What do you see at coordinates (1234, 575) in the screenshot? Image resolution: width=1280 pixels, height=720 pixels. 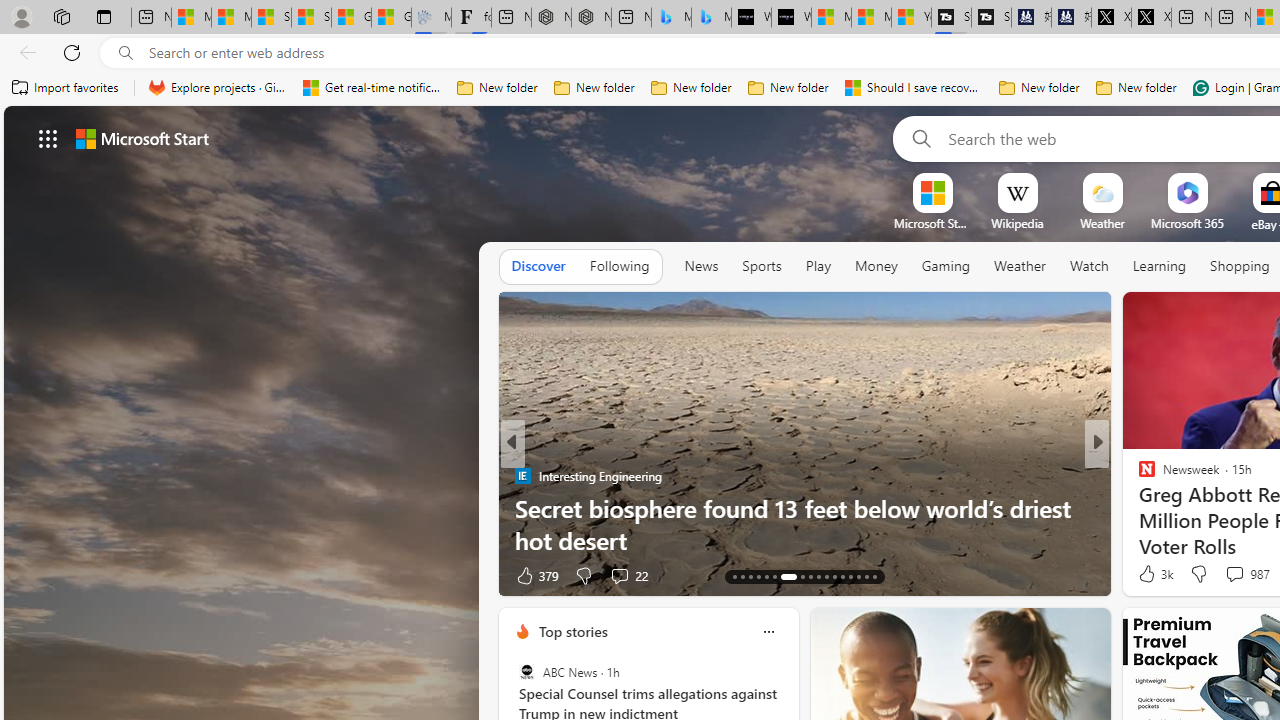 I see `'View comments 2 Comment'` at bounding box center [1234, 575].